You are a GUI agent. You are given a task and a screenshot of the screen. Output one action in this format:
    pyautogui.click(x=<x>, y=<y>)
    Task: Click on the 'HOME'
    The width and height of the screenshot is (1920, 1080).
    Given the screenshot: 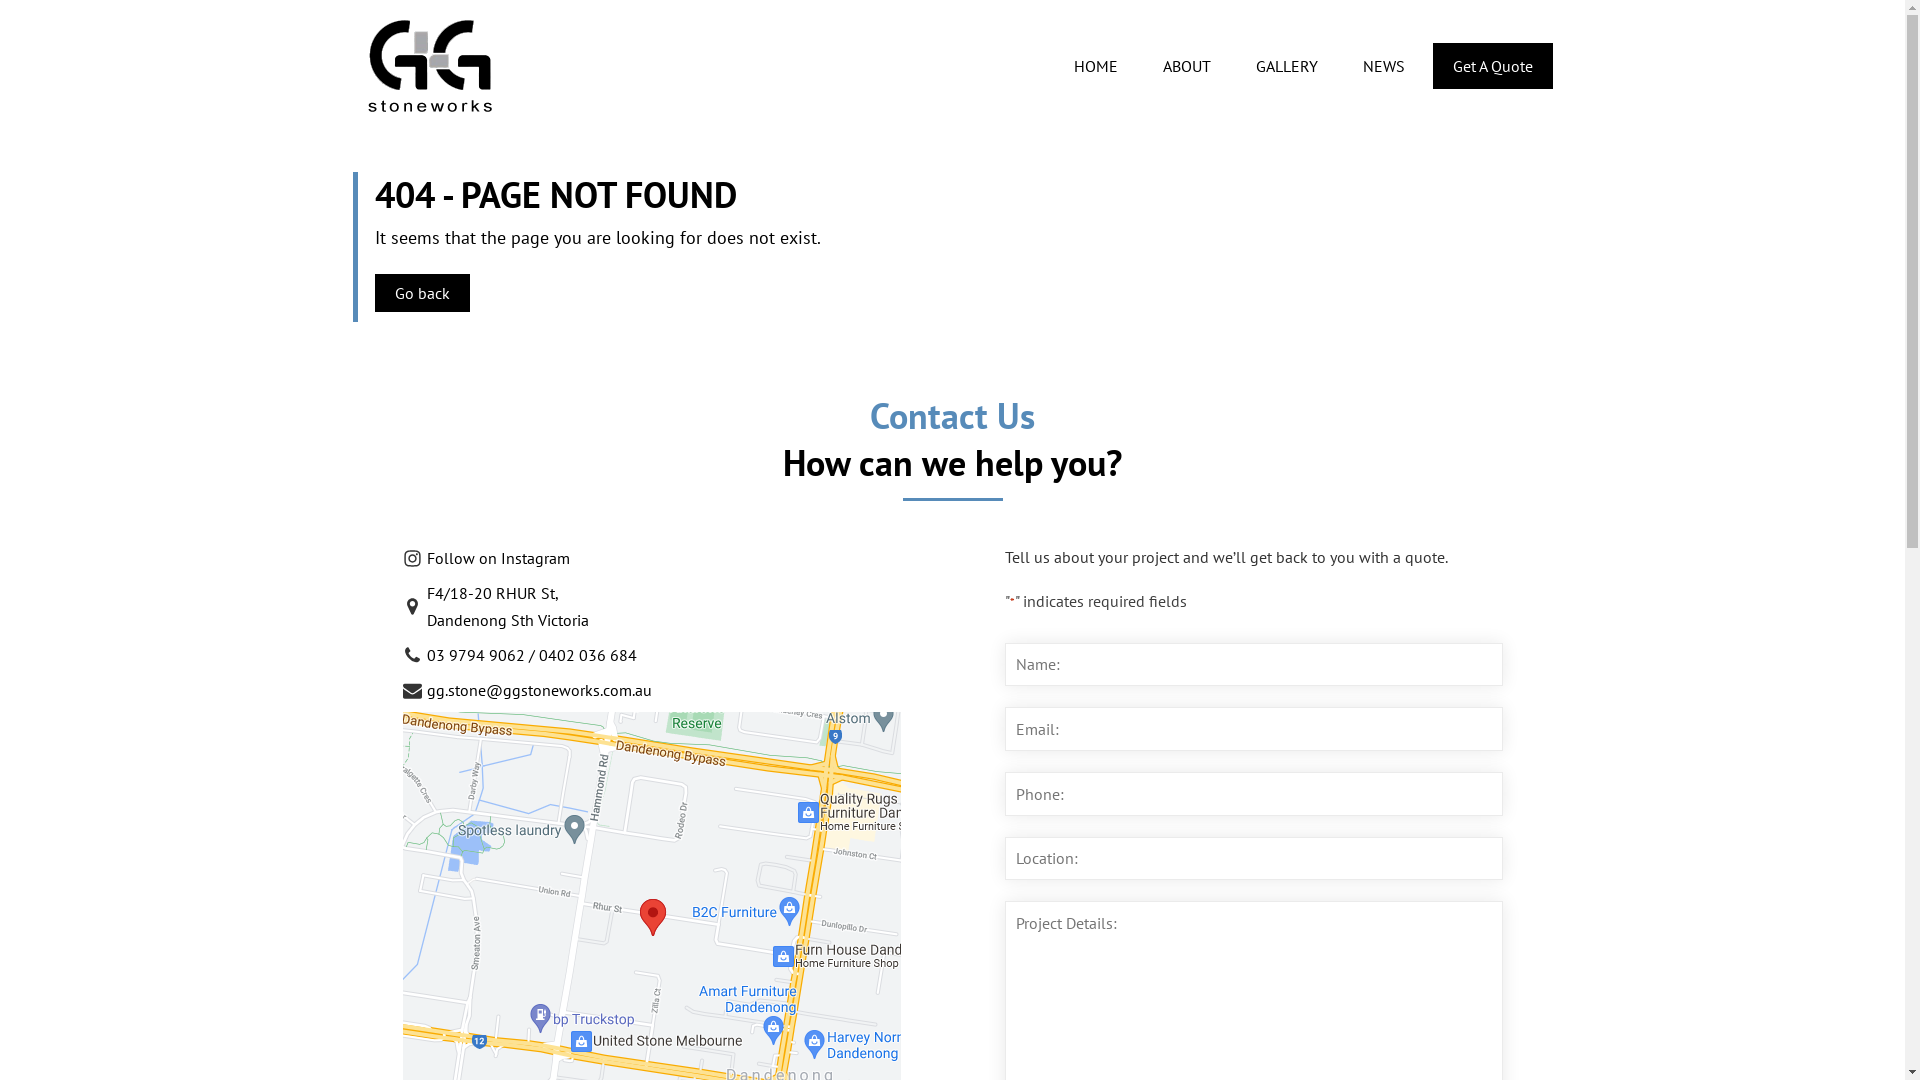 What is the action you would take?
    pyautogui.click(x=1095, y=64)
    